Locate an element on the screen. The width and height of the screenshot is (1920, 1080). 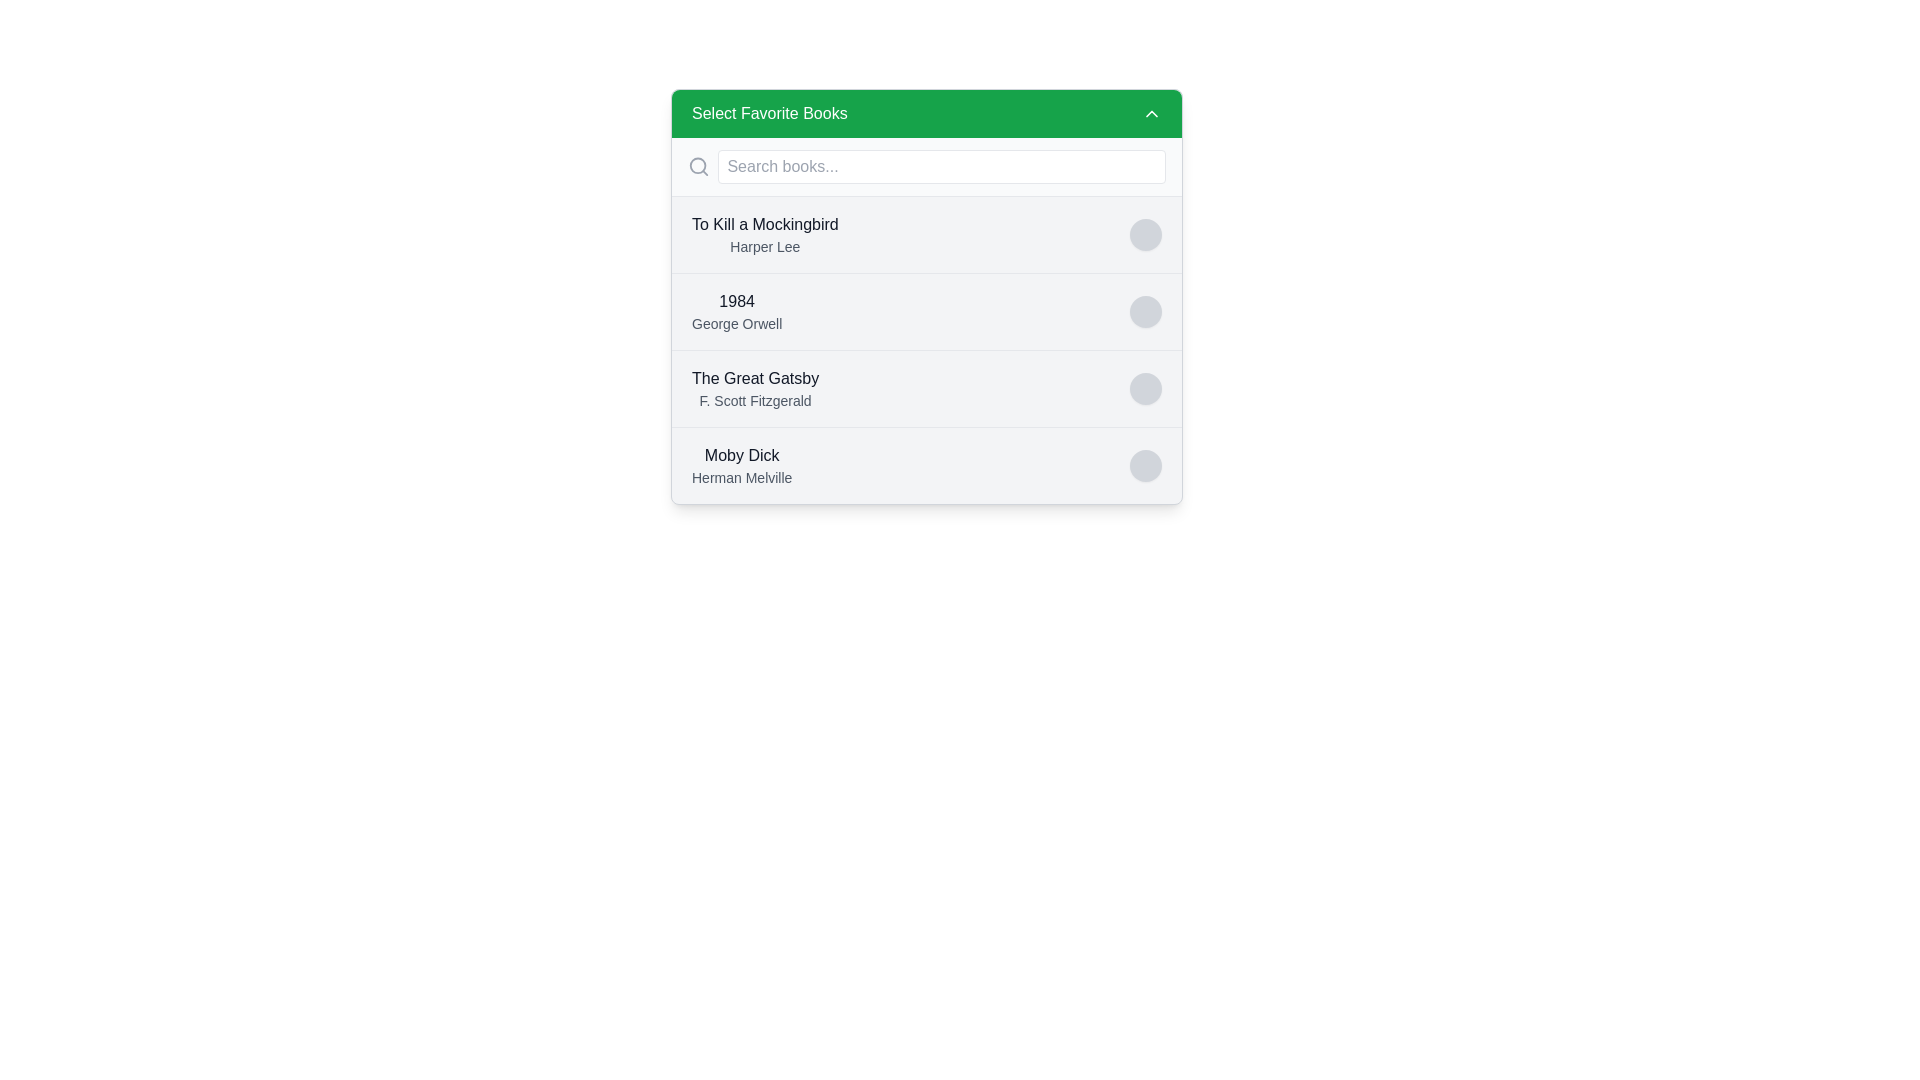
the textual label displaying the author name 'George Orwell', which is styled in a small gray font and positioned below the bold title '1984' in the list of book titles is located at coordinates (736, 323).